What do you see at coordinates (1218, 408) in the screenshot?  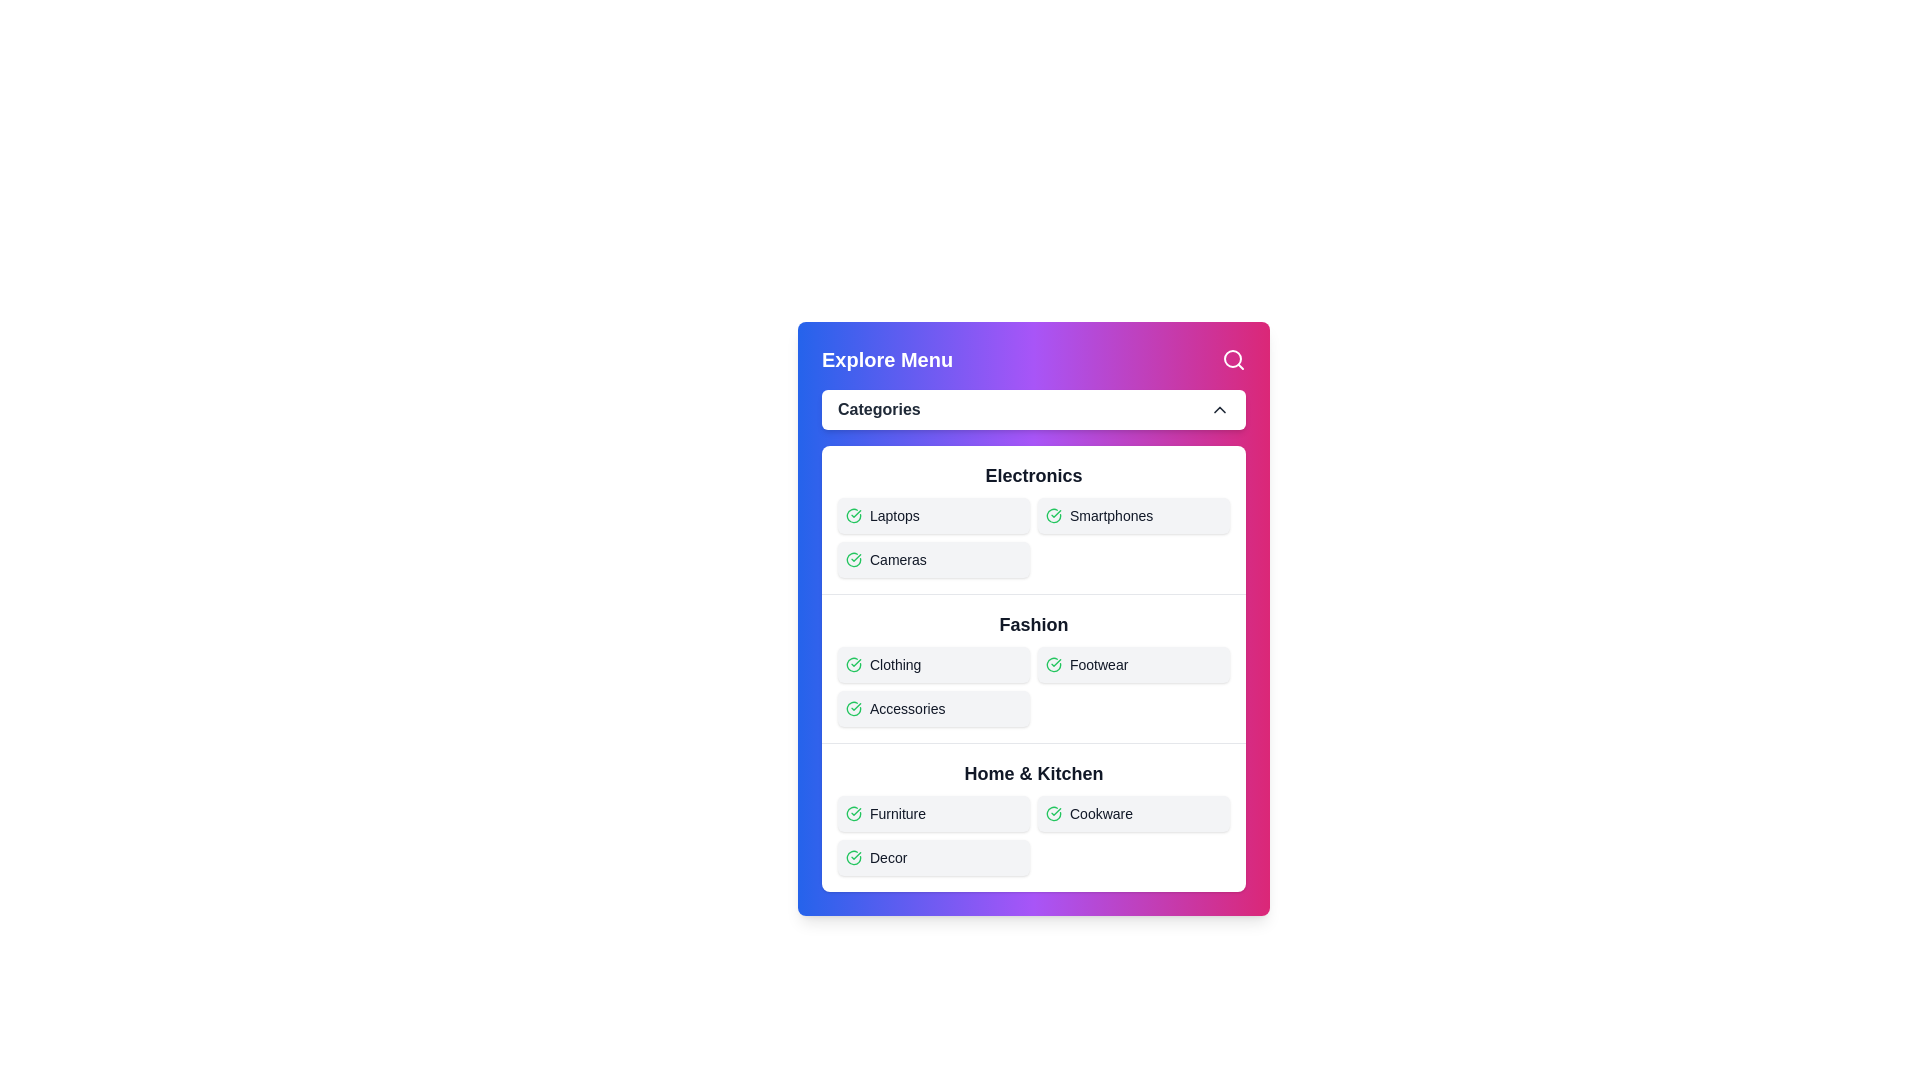 I see `the chevron icon located in the 'Categories' menu to initiate an action, which typically collapses content or indicates upward navigation` at bounding box center [1218, 408].